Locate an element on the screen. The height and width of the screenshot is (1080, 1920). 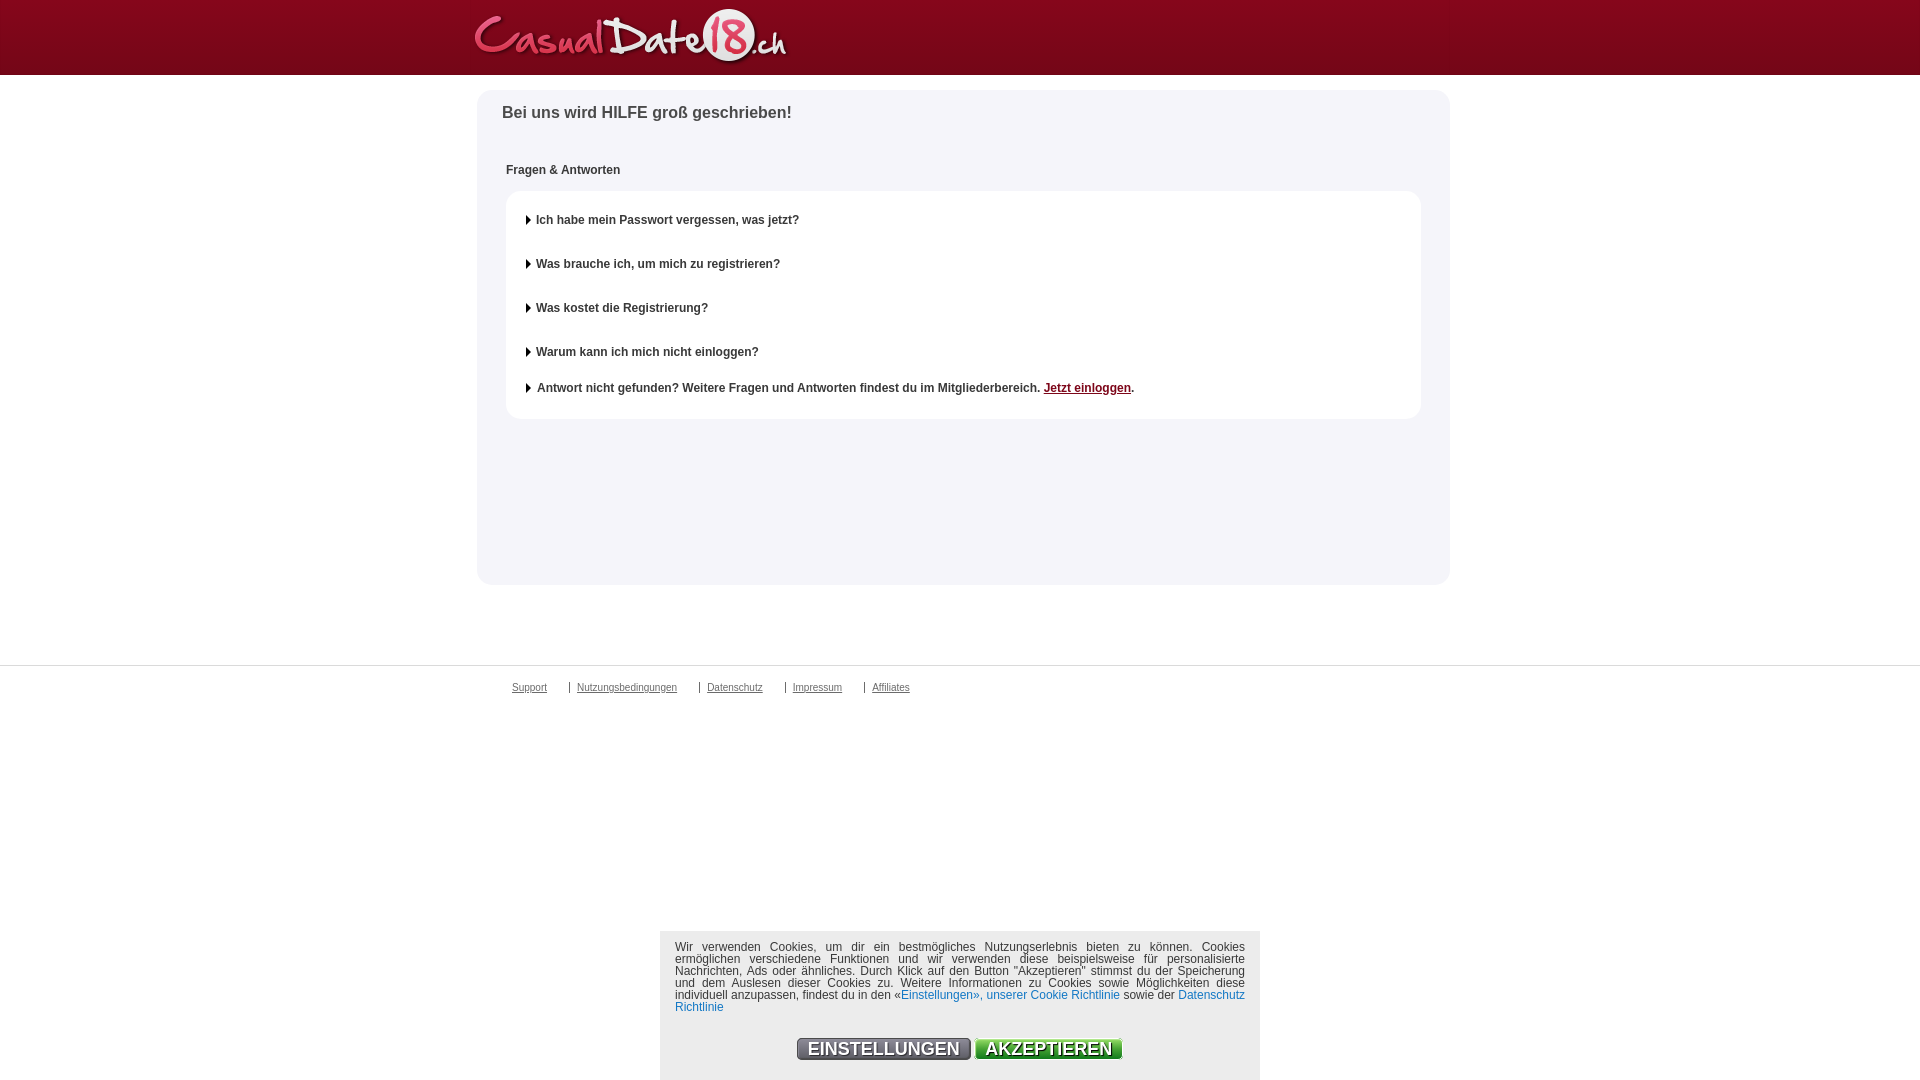
'EINSTELLUNGEN' is located at coordinates (795, 1048).